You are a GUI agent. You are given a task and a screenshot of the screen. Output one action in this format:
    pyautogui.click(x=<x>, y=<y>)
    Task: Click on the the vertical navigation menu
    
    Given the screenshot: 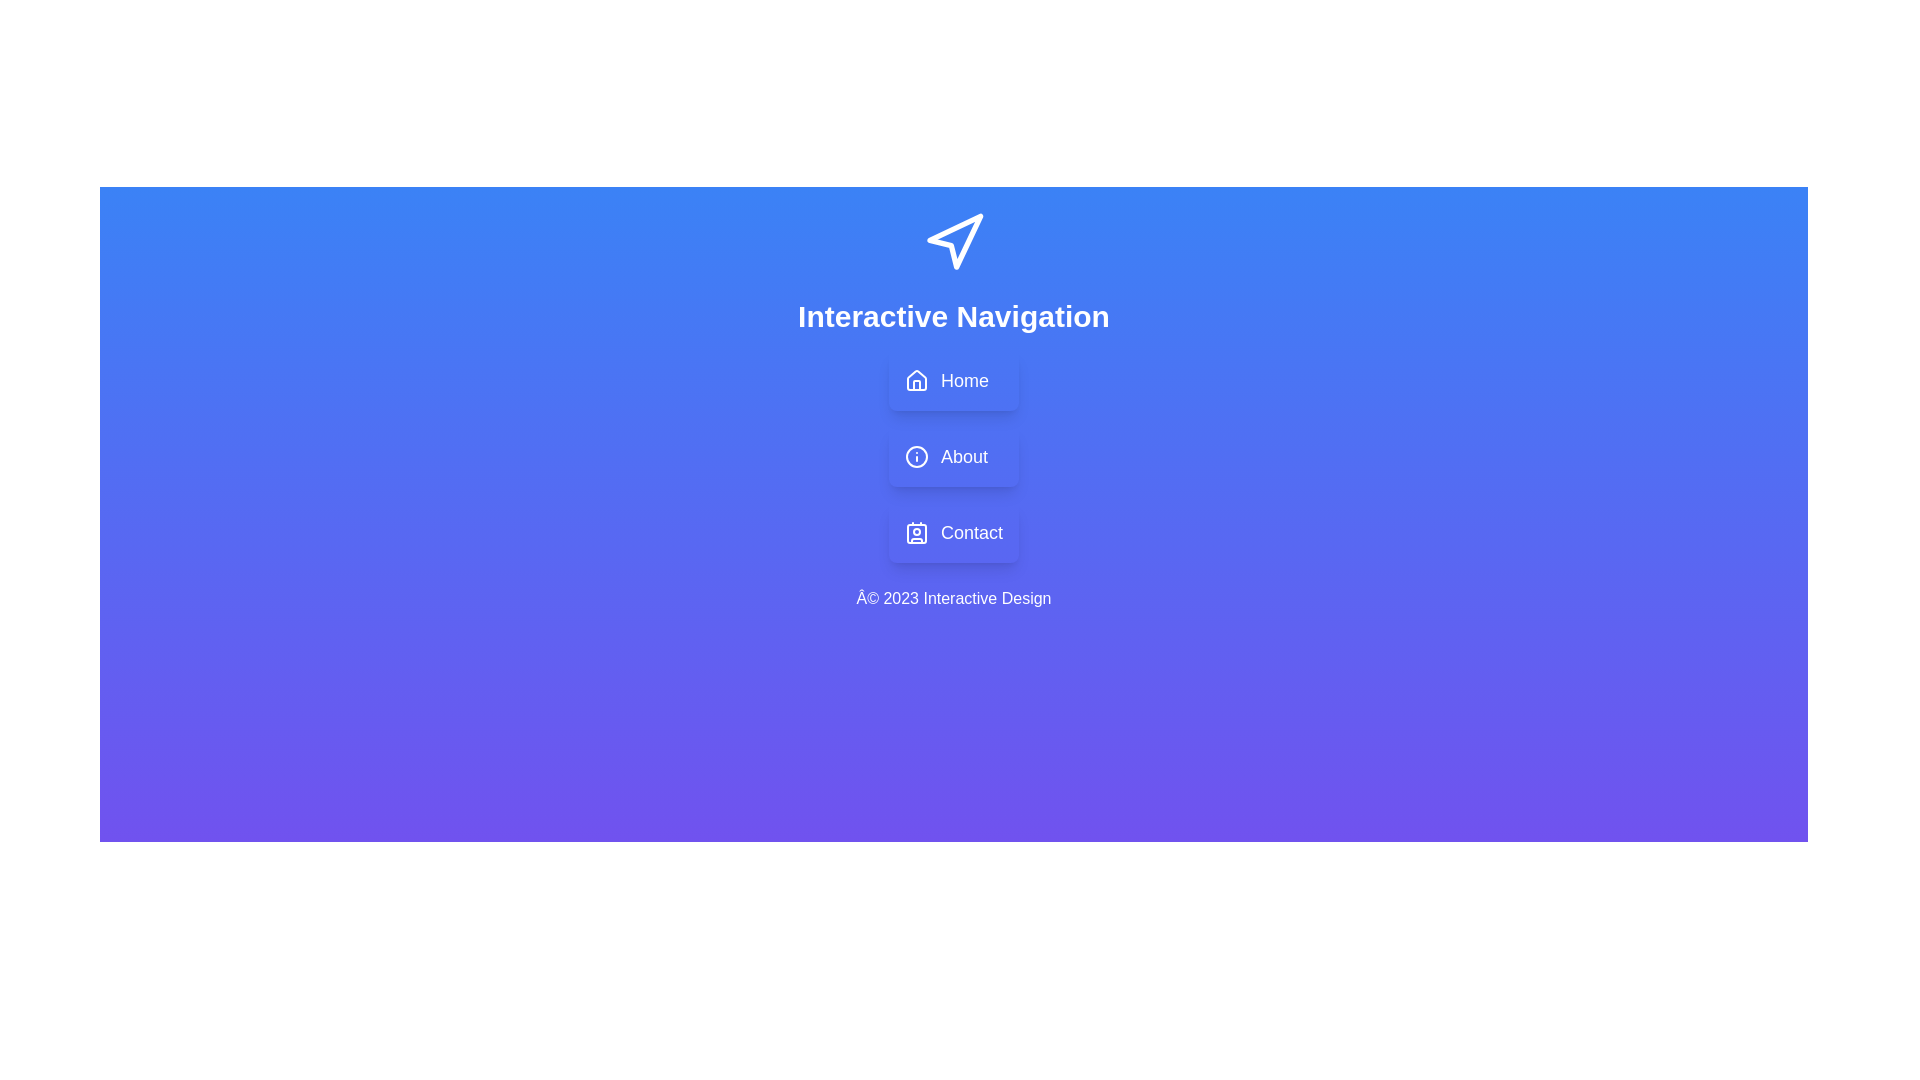 What is the action you would take?
    pyautogui.click(x=953, y=456)
    